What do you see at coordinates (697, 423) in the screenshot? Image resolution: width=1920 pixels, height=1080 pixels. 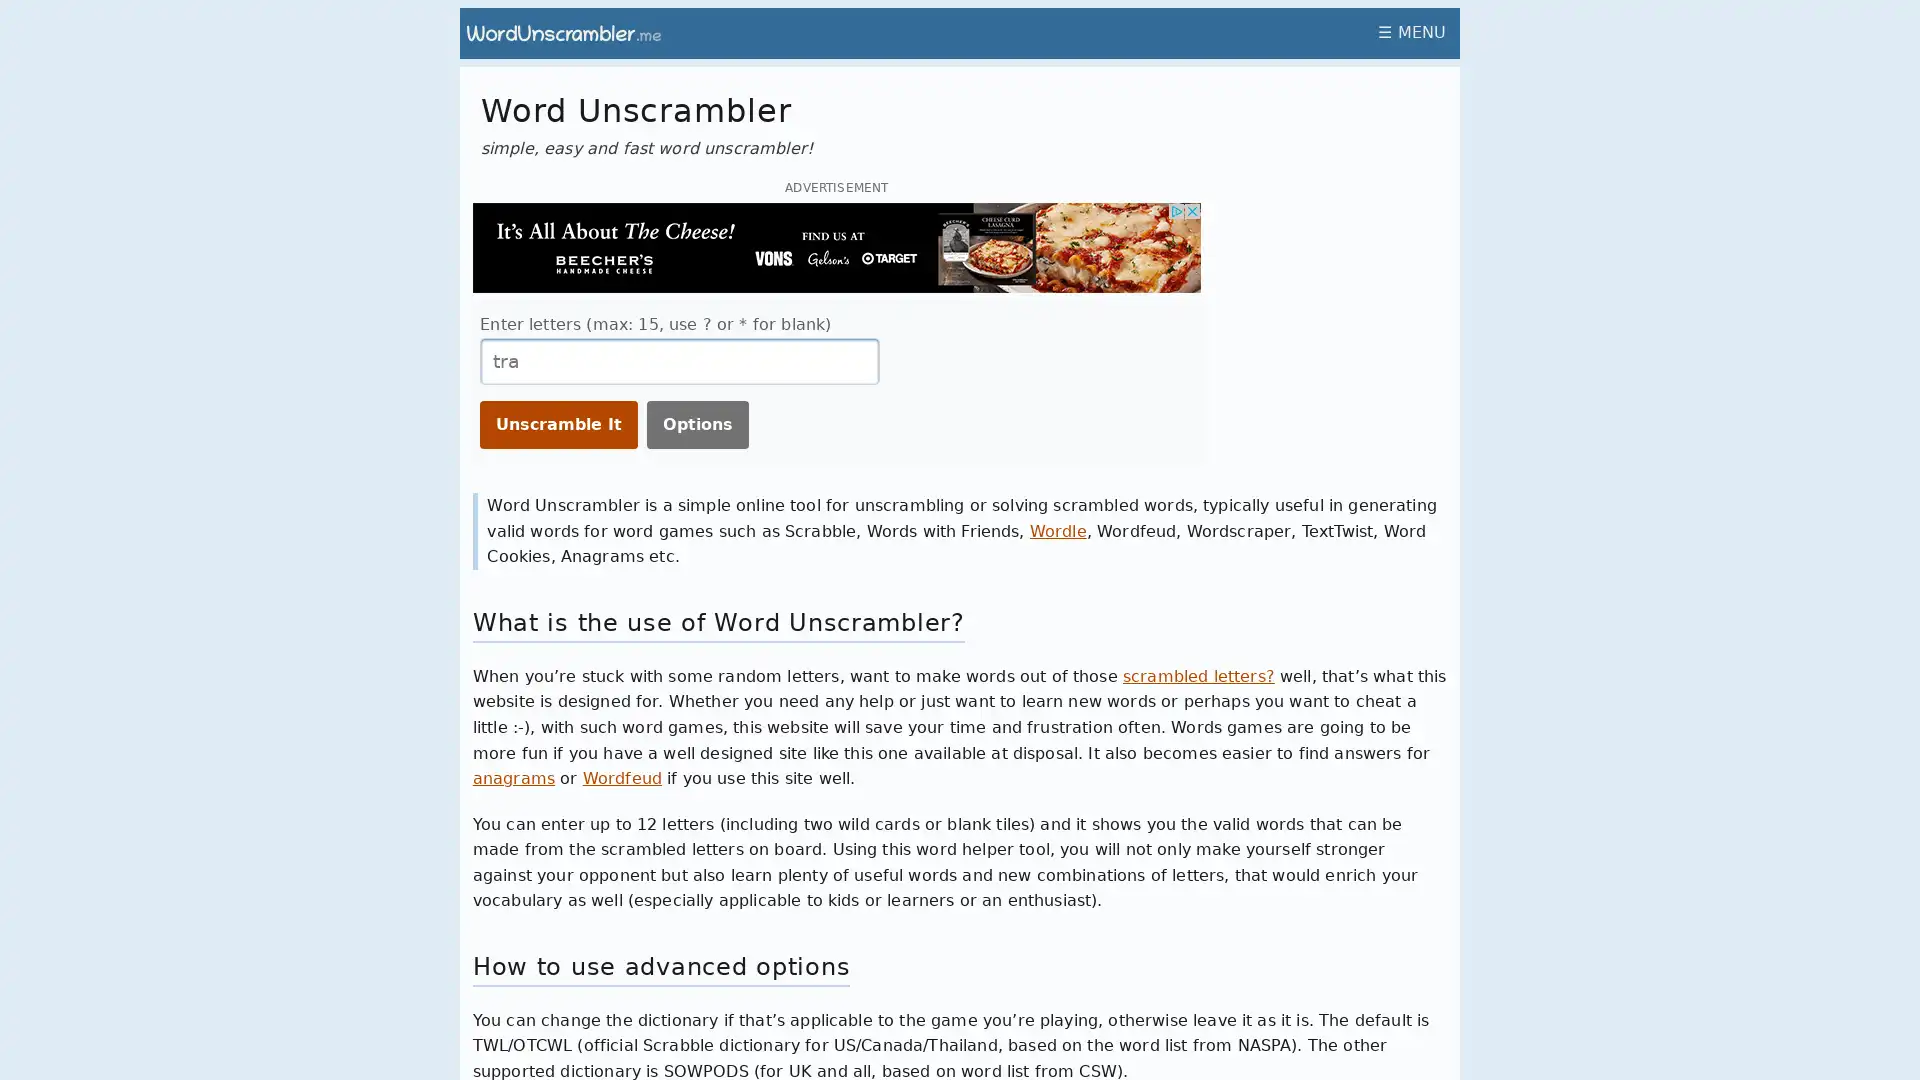 I see `Options` at bounding box center [697, 423].